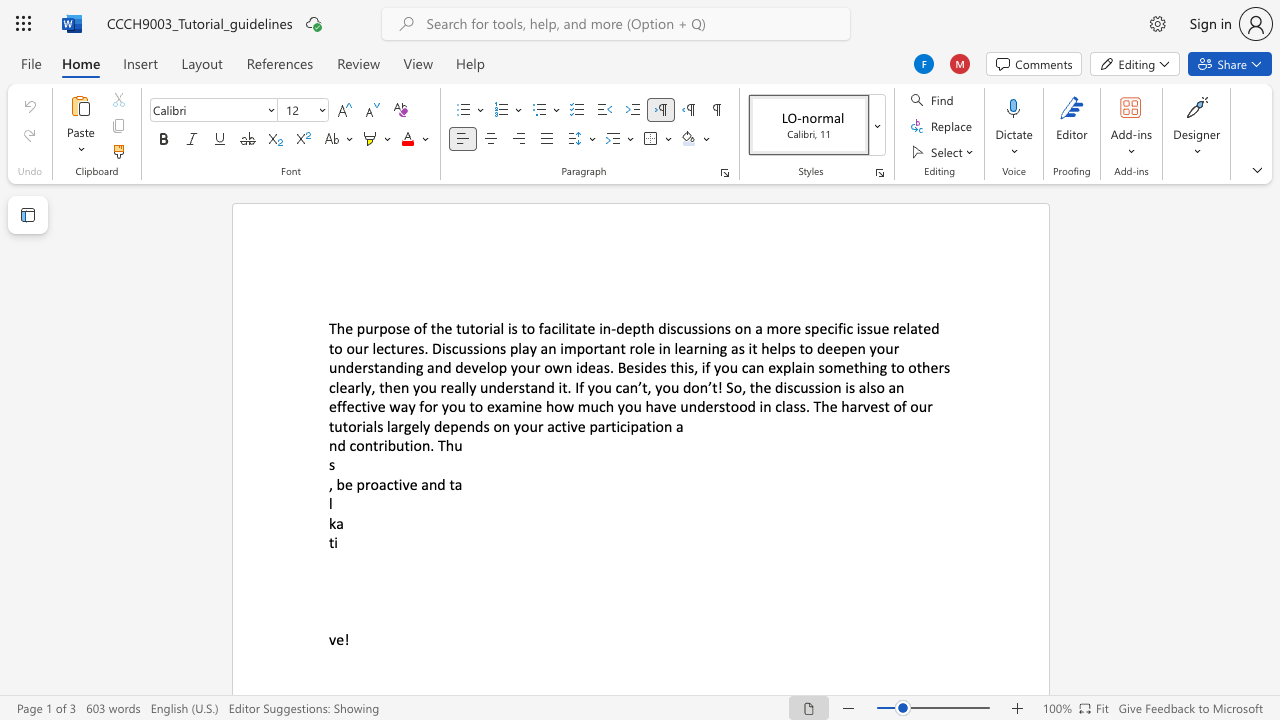 This screenshot has height=720, width=1280. Describe the element at coordinates (390, 484) in the screenshot. I see `the 1th character "c" in the text` at that location.